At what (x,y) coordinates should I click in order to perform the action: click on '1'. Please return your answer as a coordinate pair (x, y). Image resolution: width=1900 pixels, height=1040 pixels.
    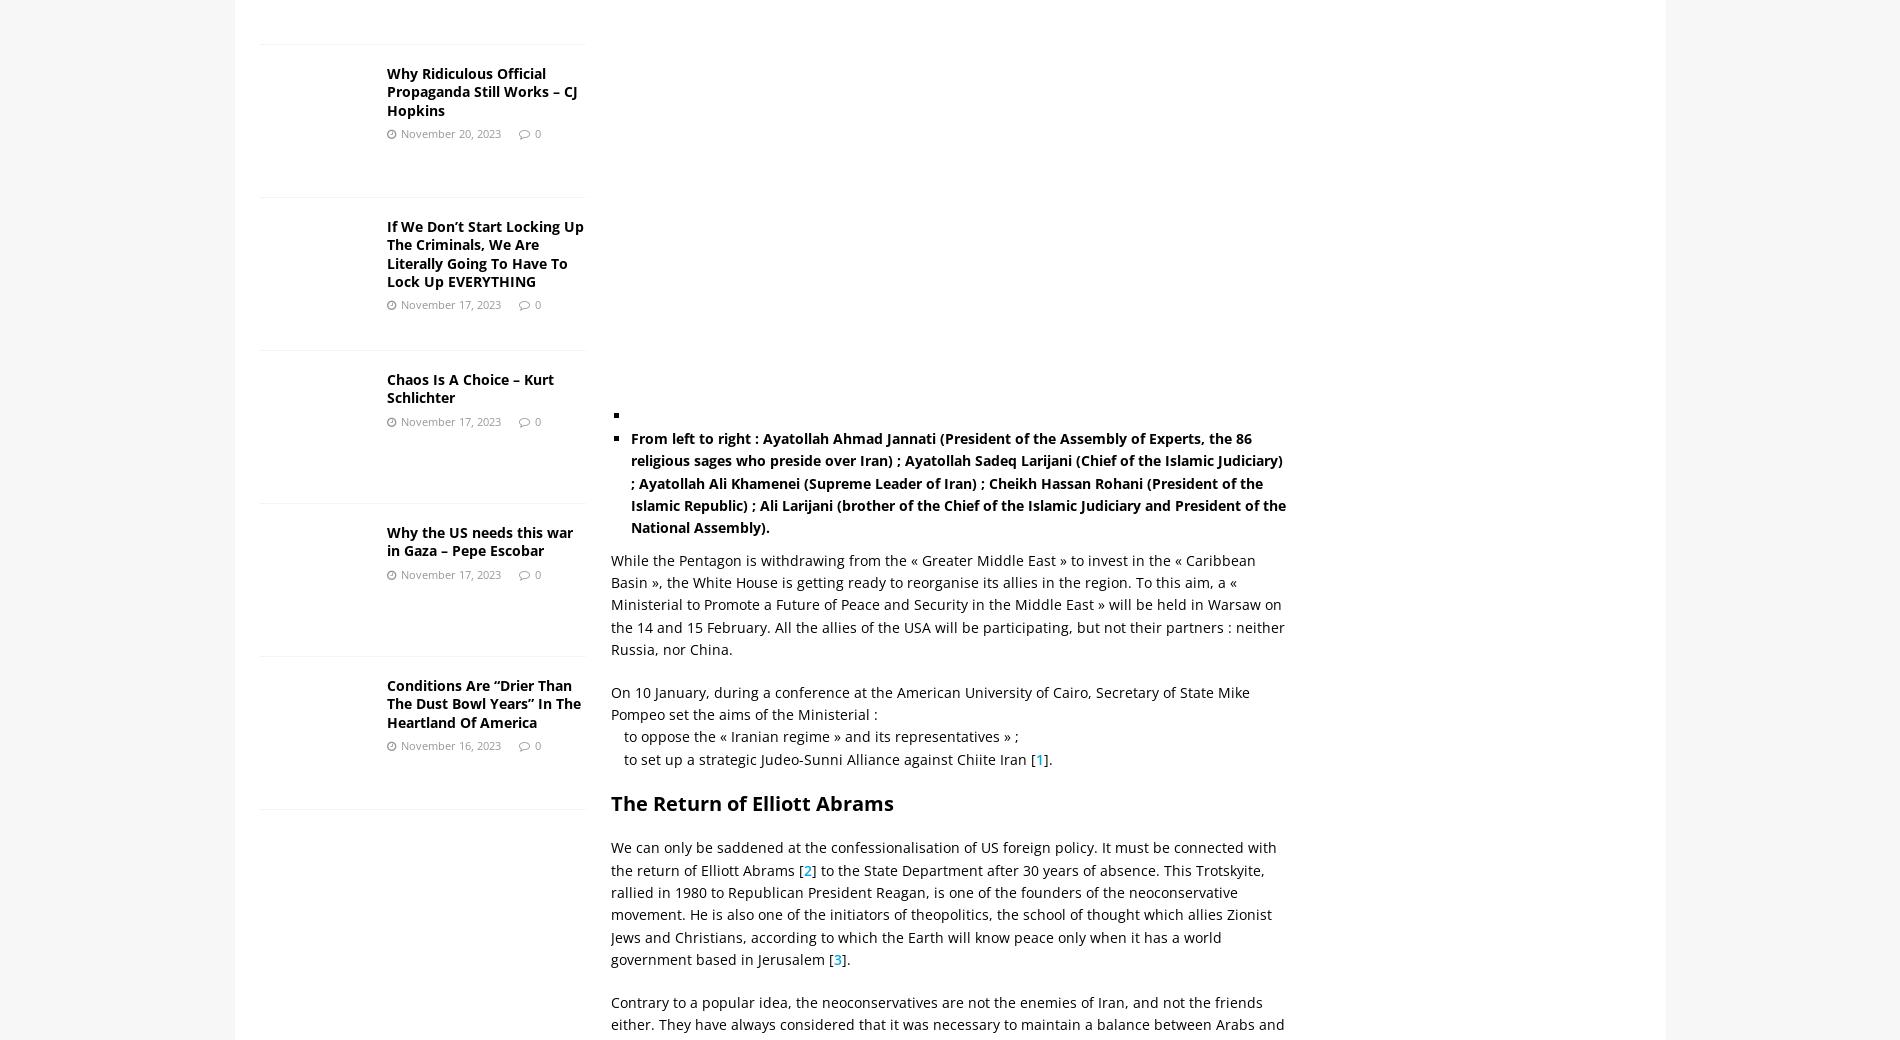
    Looking at the image, I should click on (1040, 758).